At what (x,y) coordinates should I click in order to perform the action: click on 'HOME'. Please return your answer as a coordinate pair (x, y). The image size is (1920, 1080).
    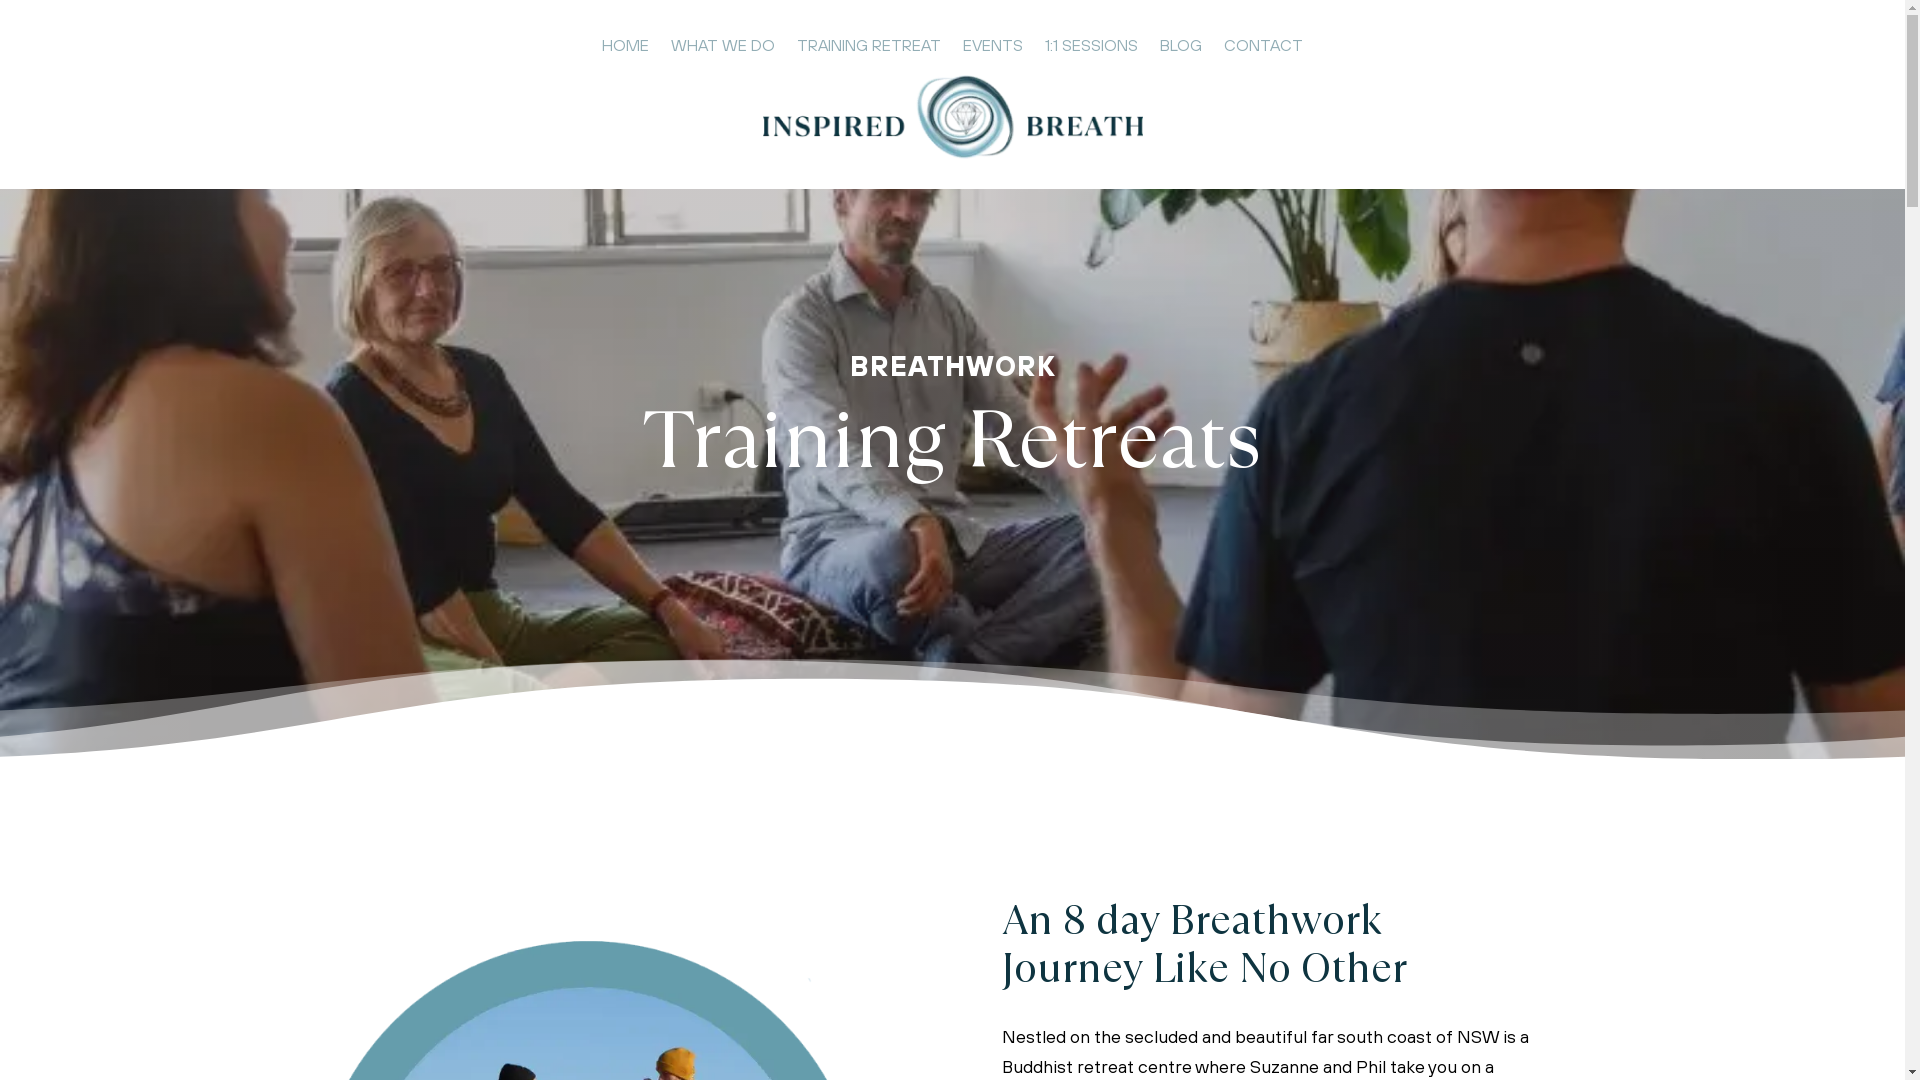
    Looking at the image, I should click on (624, 48).